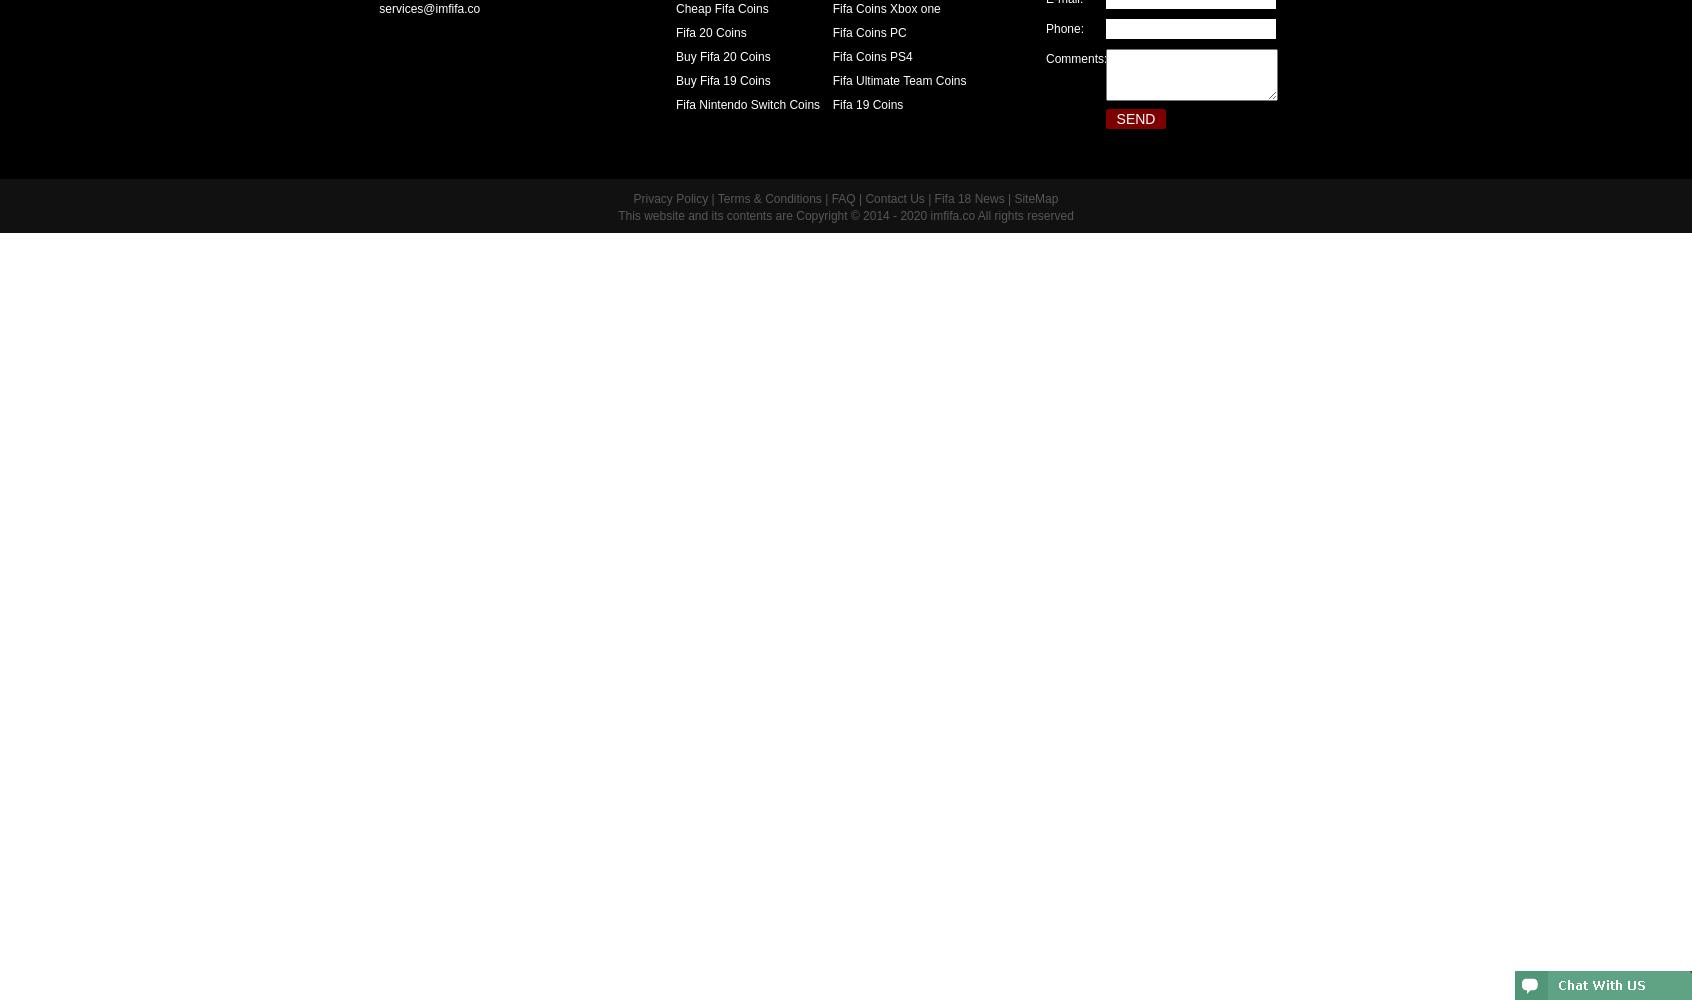 This screenshot has width=1692, height=1000. I want to click on 'SiteMap', so click(1035, 198).